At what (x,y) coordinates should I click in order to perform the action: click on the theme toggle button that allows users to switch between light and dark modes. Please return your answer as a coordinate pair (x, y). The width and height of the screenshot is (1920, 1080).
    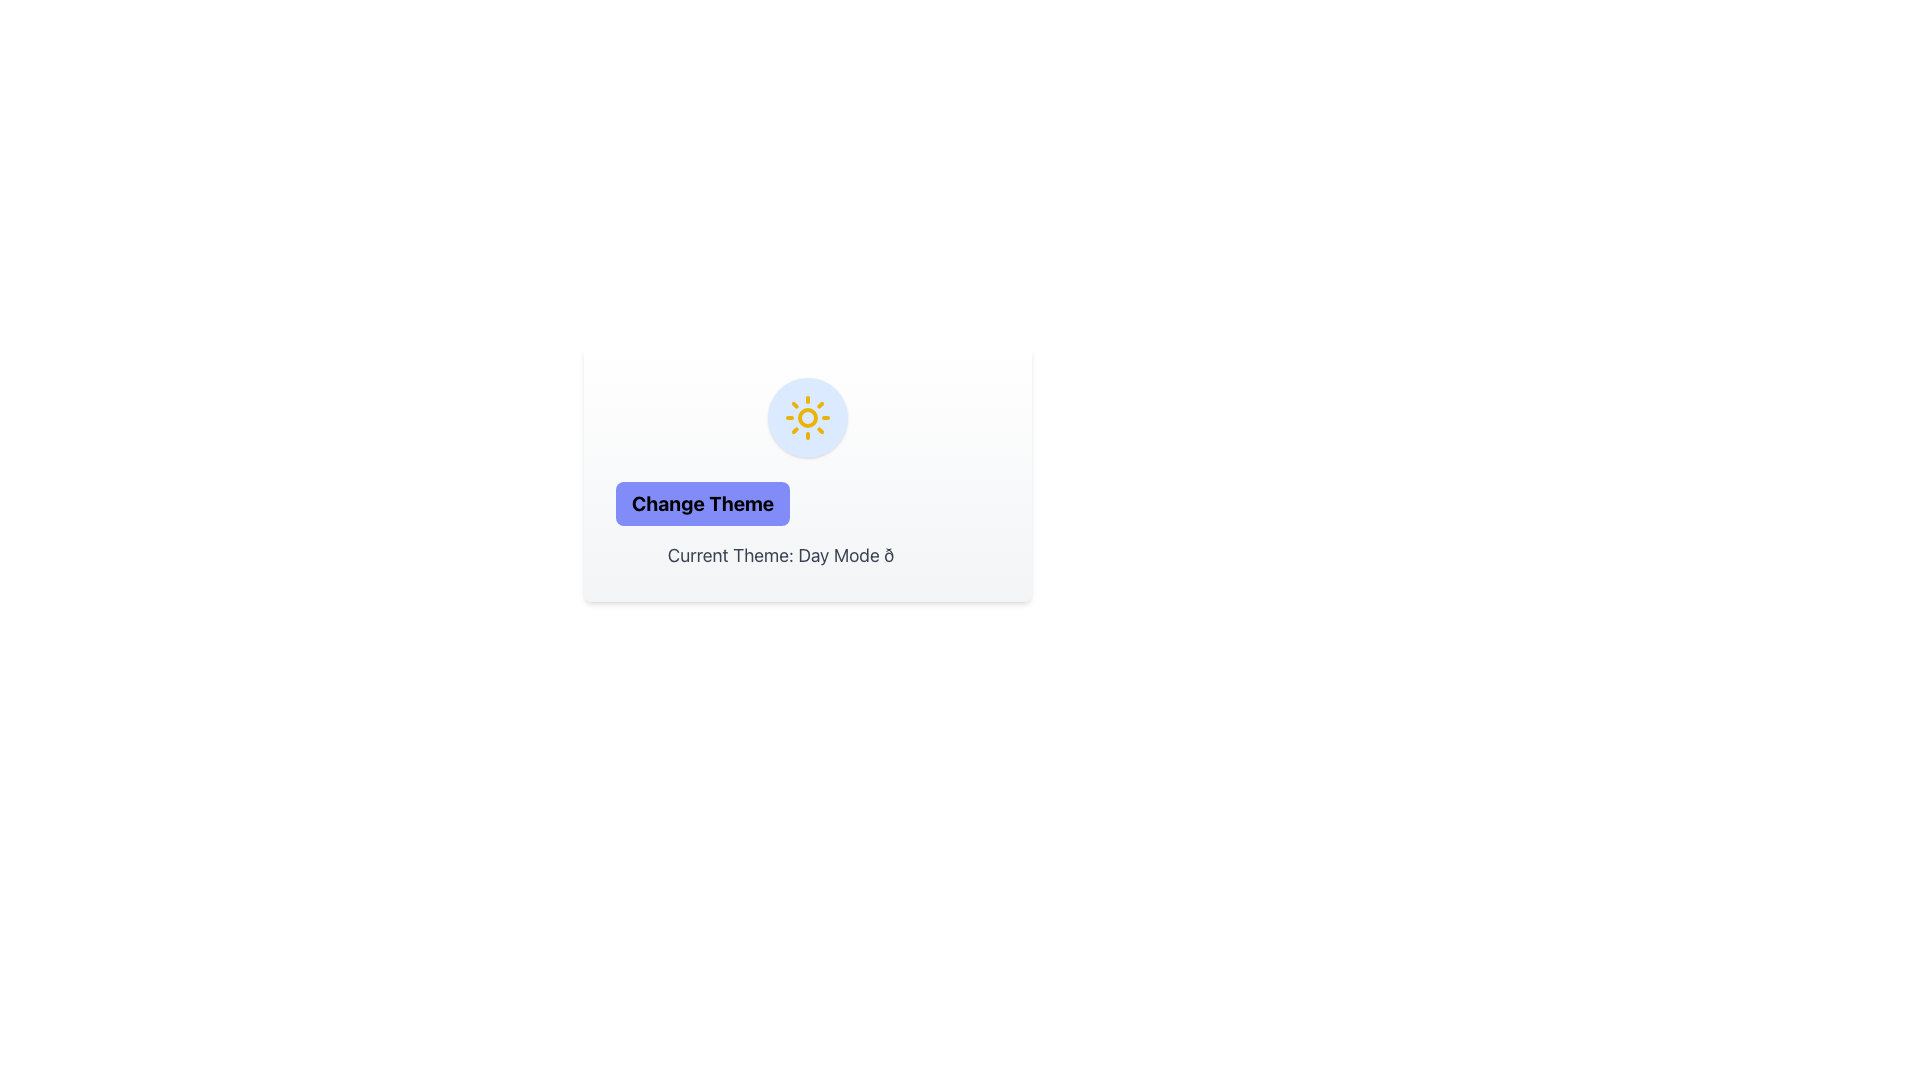
    Looking at the image, I should click on (703, 503).